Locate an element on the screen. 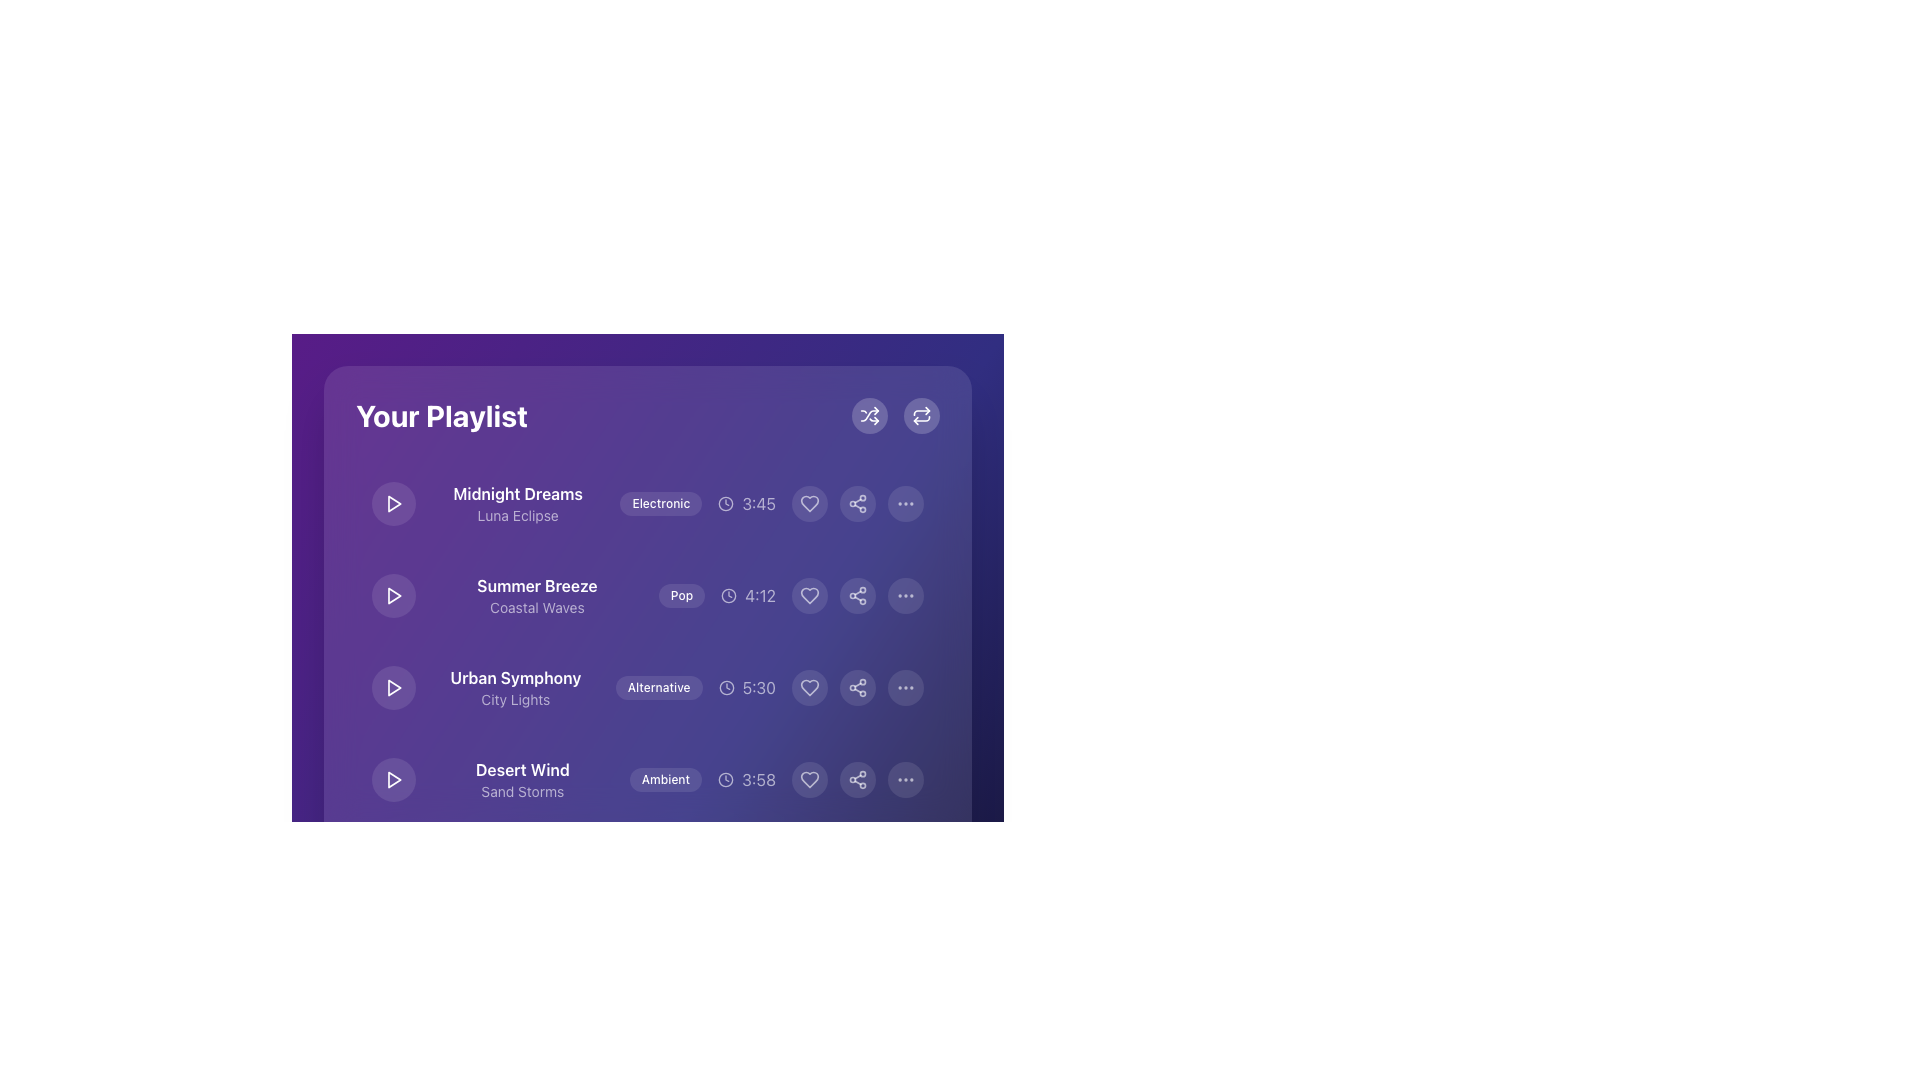 Image resolution: width=1920 pixels, height=1080 pixels. the button located at the far right end of the first row in the playlist interface is located at coordinates (905, 503).